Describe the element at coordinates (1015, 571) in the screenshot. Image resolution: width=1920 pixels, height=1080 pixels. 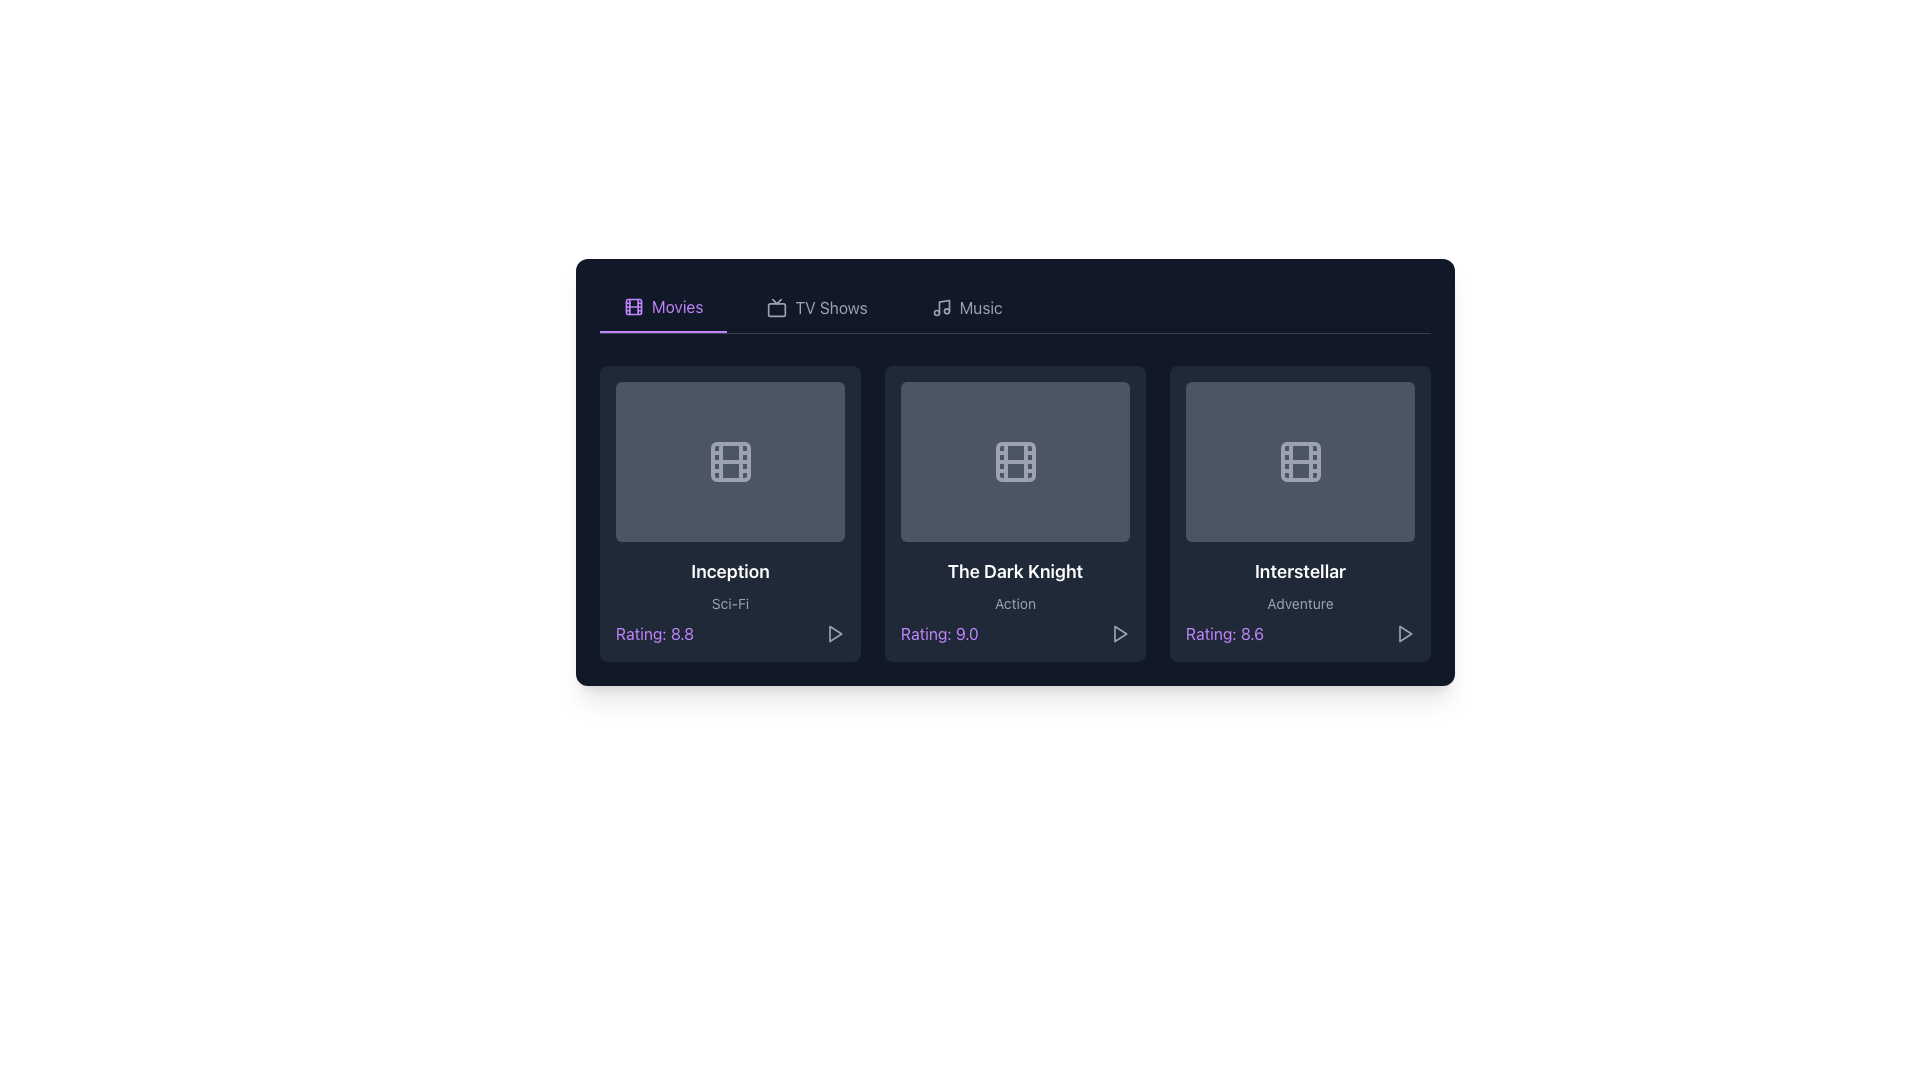
I see `the text label displaying 'The Dark Knight', which is centrally located in the second card of a horizontal arrangement of three cards` at that location.